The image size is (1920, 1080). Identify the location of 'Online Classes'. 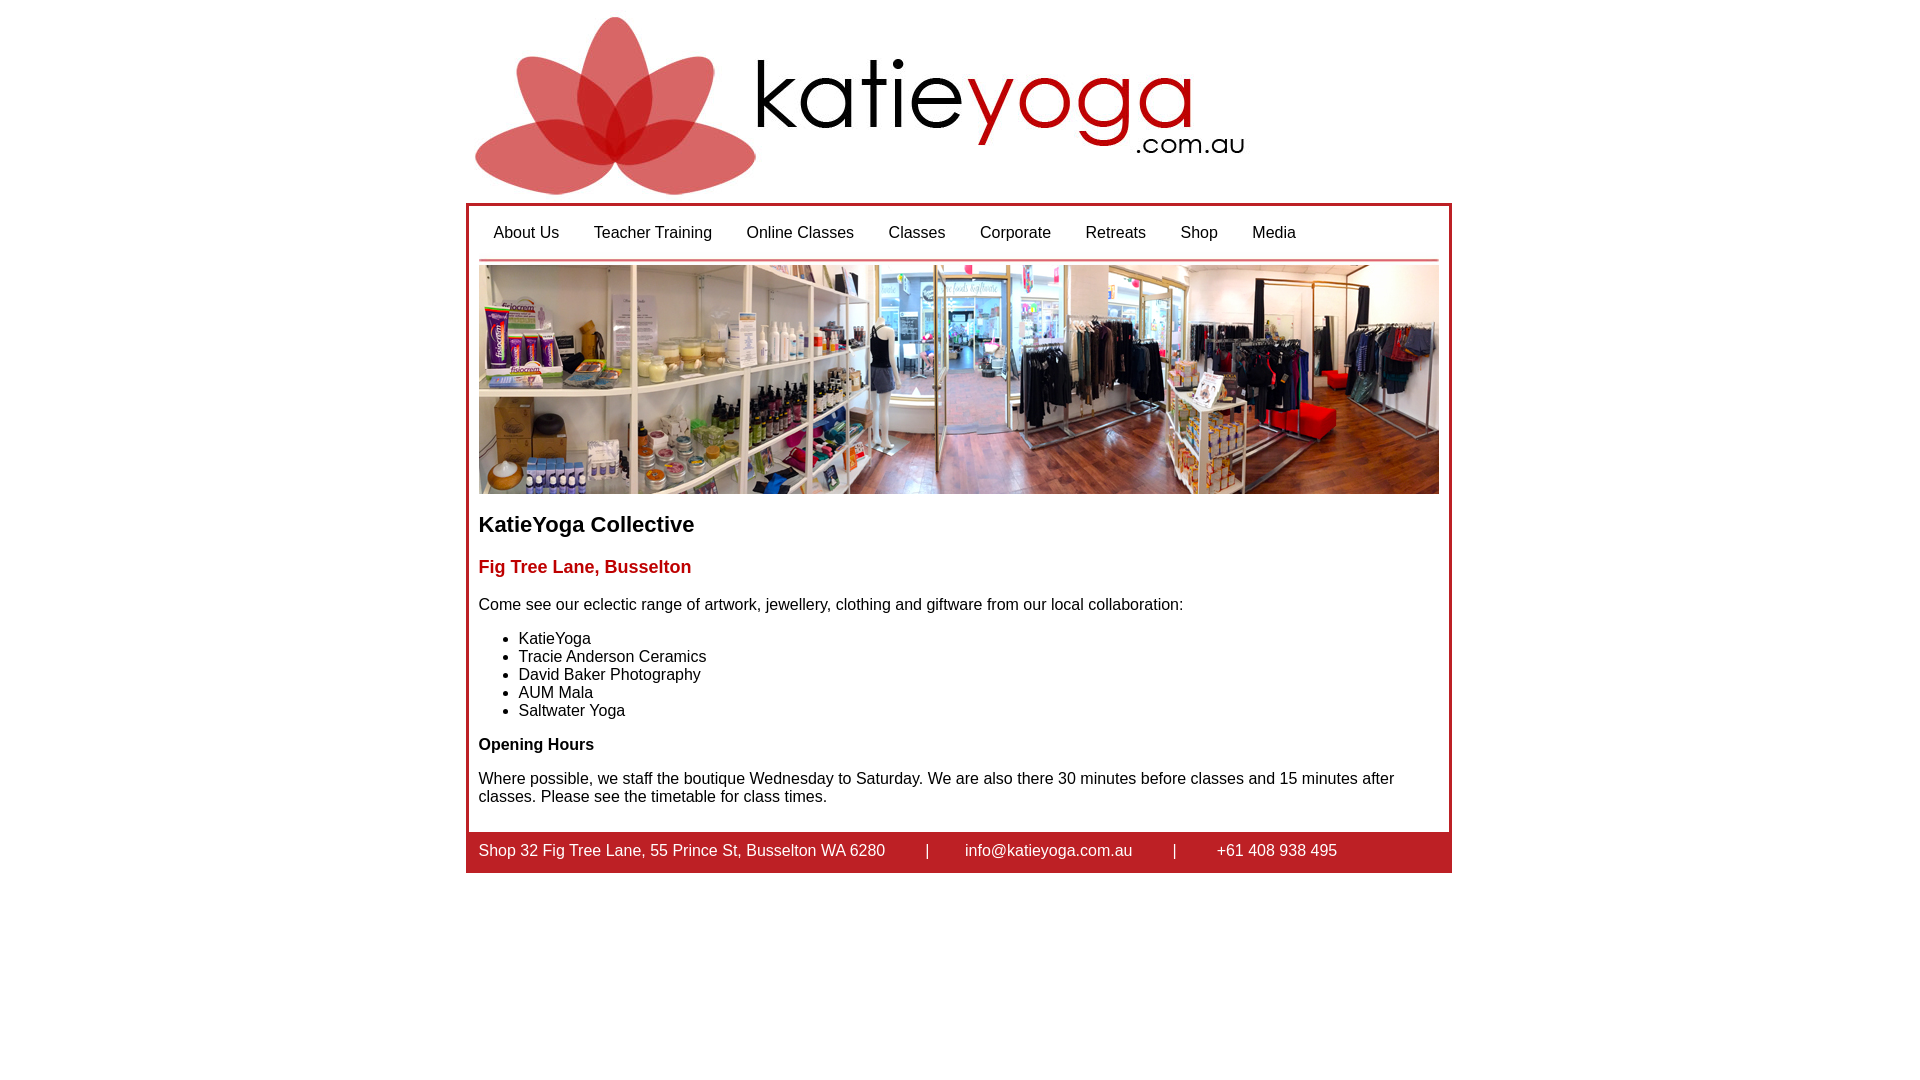
(801, 231).